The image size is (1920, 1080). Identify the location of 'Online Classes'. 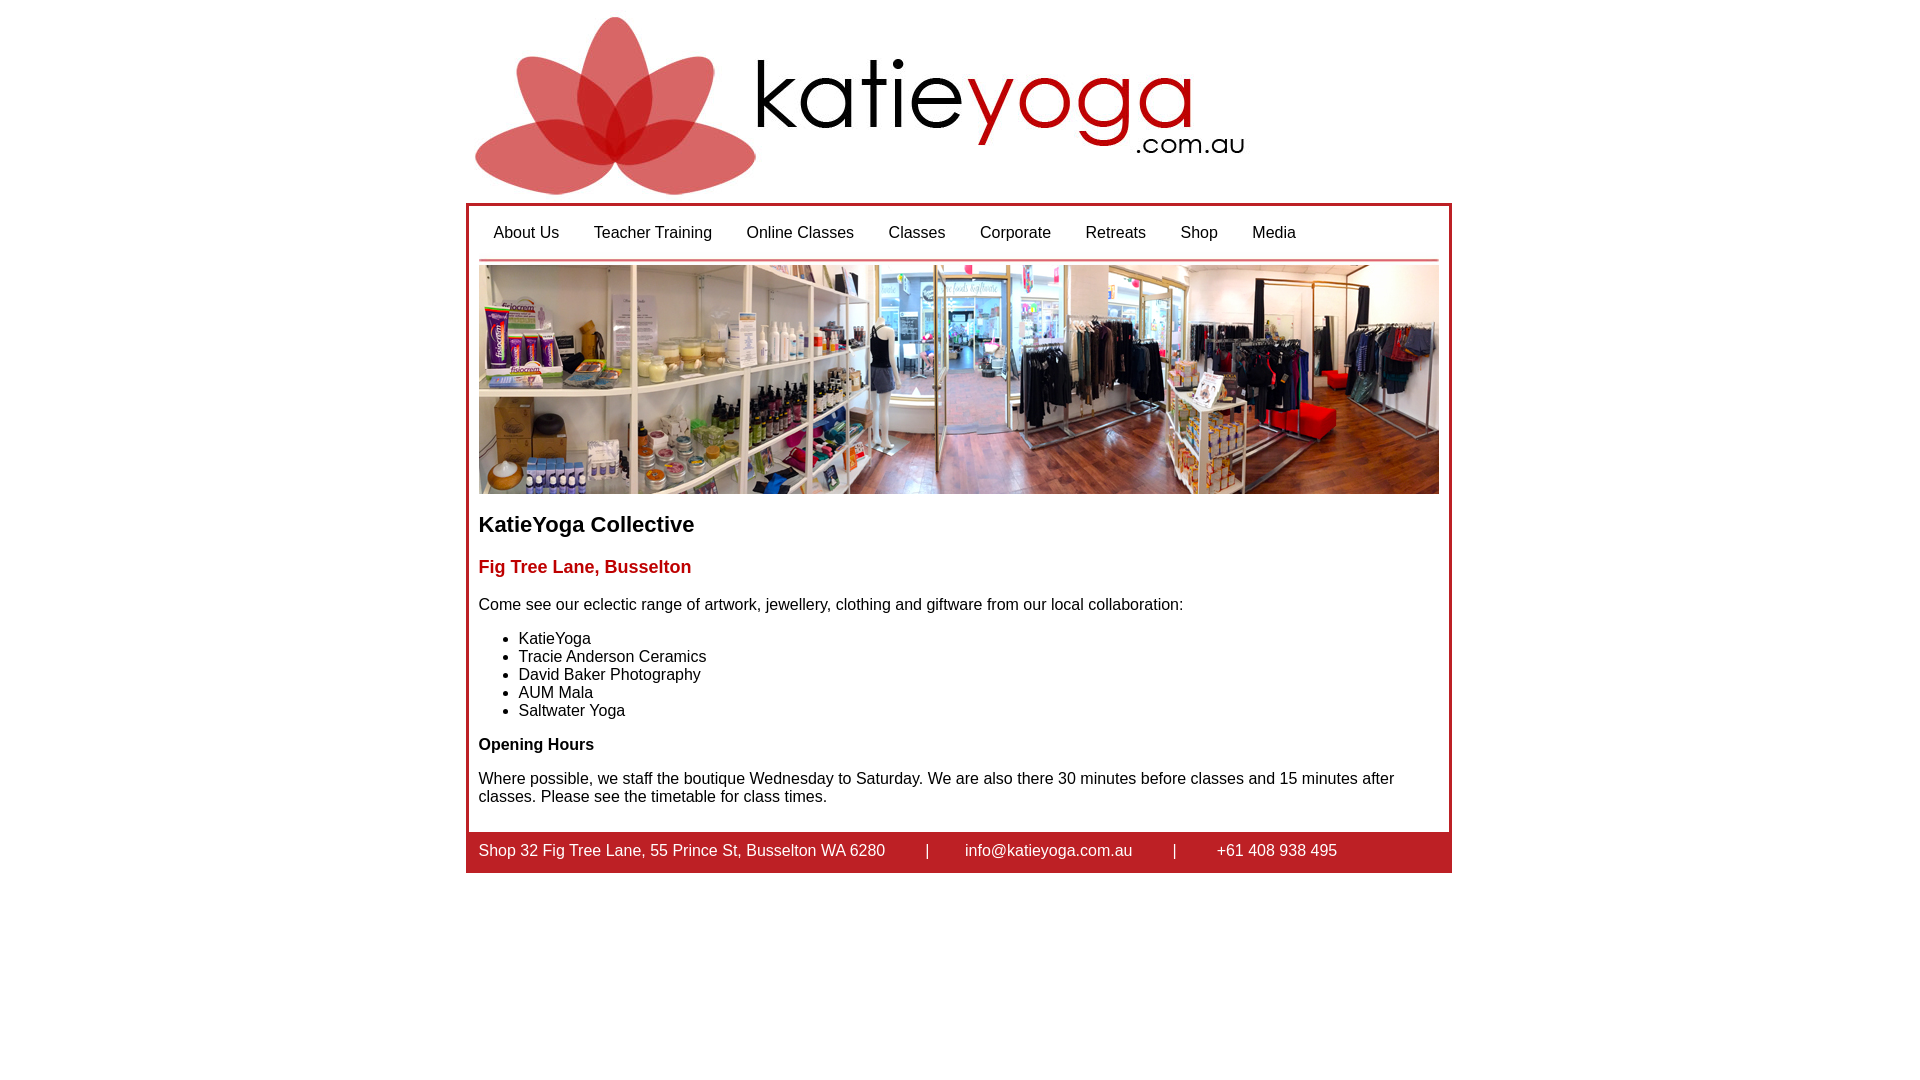
(801, 231).